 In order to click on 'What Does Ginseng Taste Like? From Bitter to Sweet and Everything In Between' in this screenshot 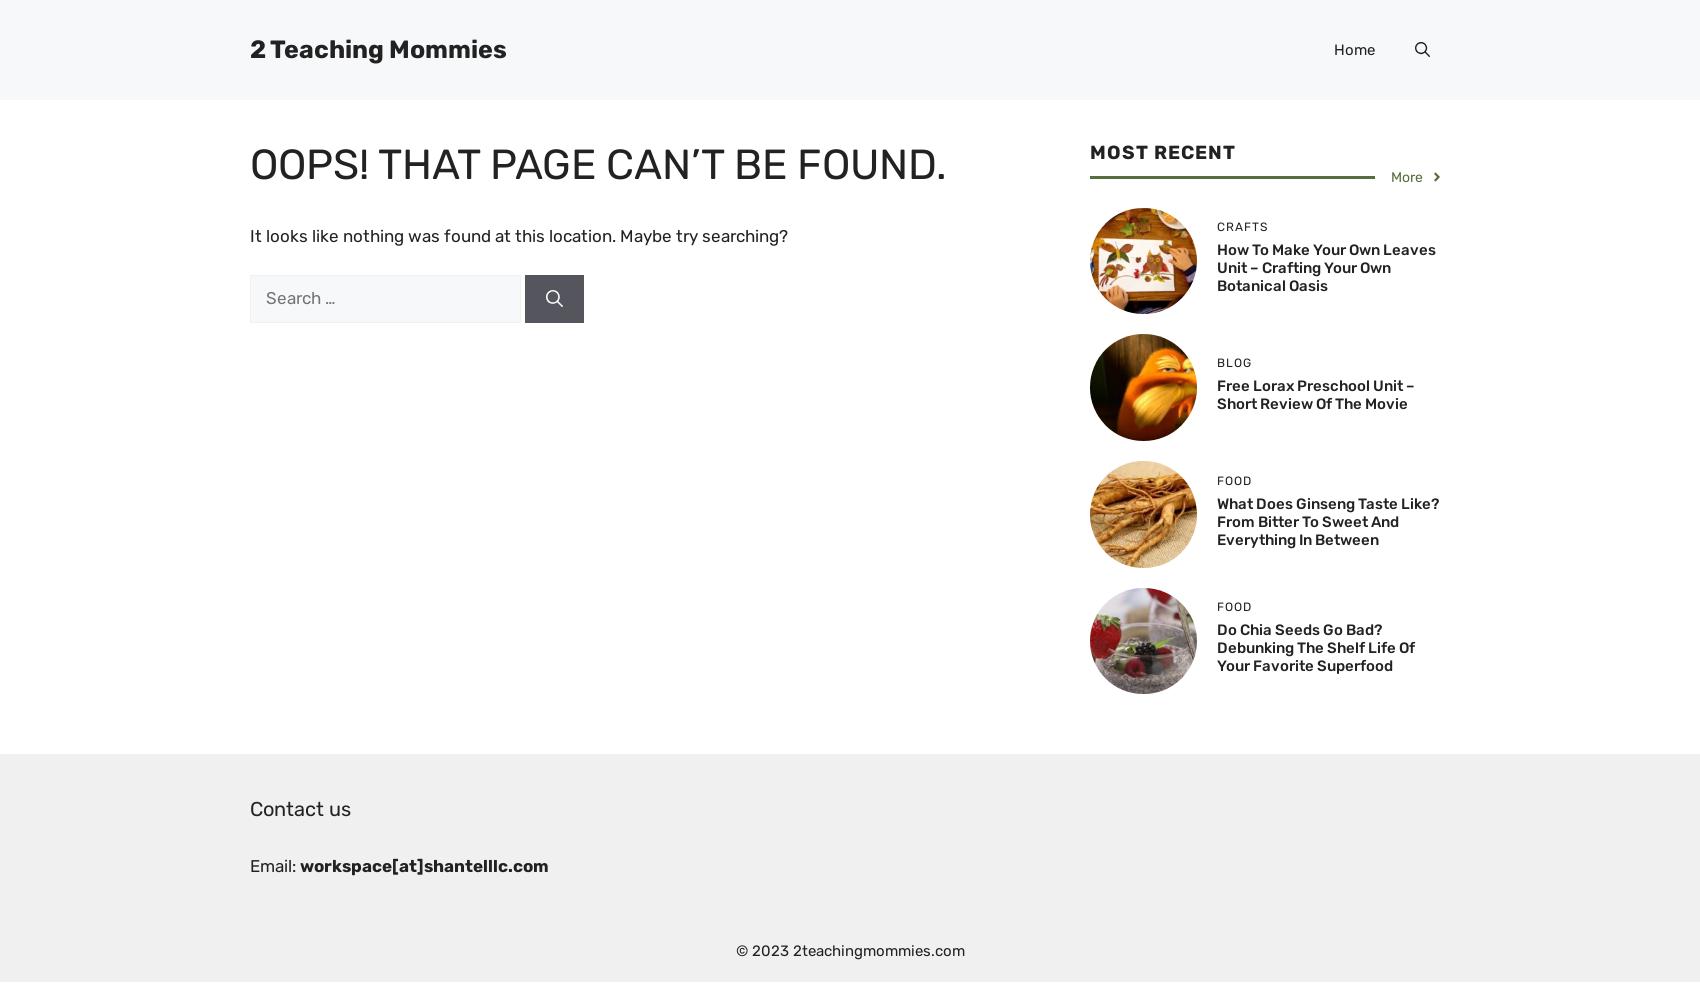, I will do `click(1327, 521)`.